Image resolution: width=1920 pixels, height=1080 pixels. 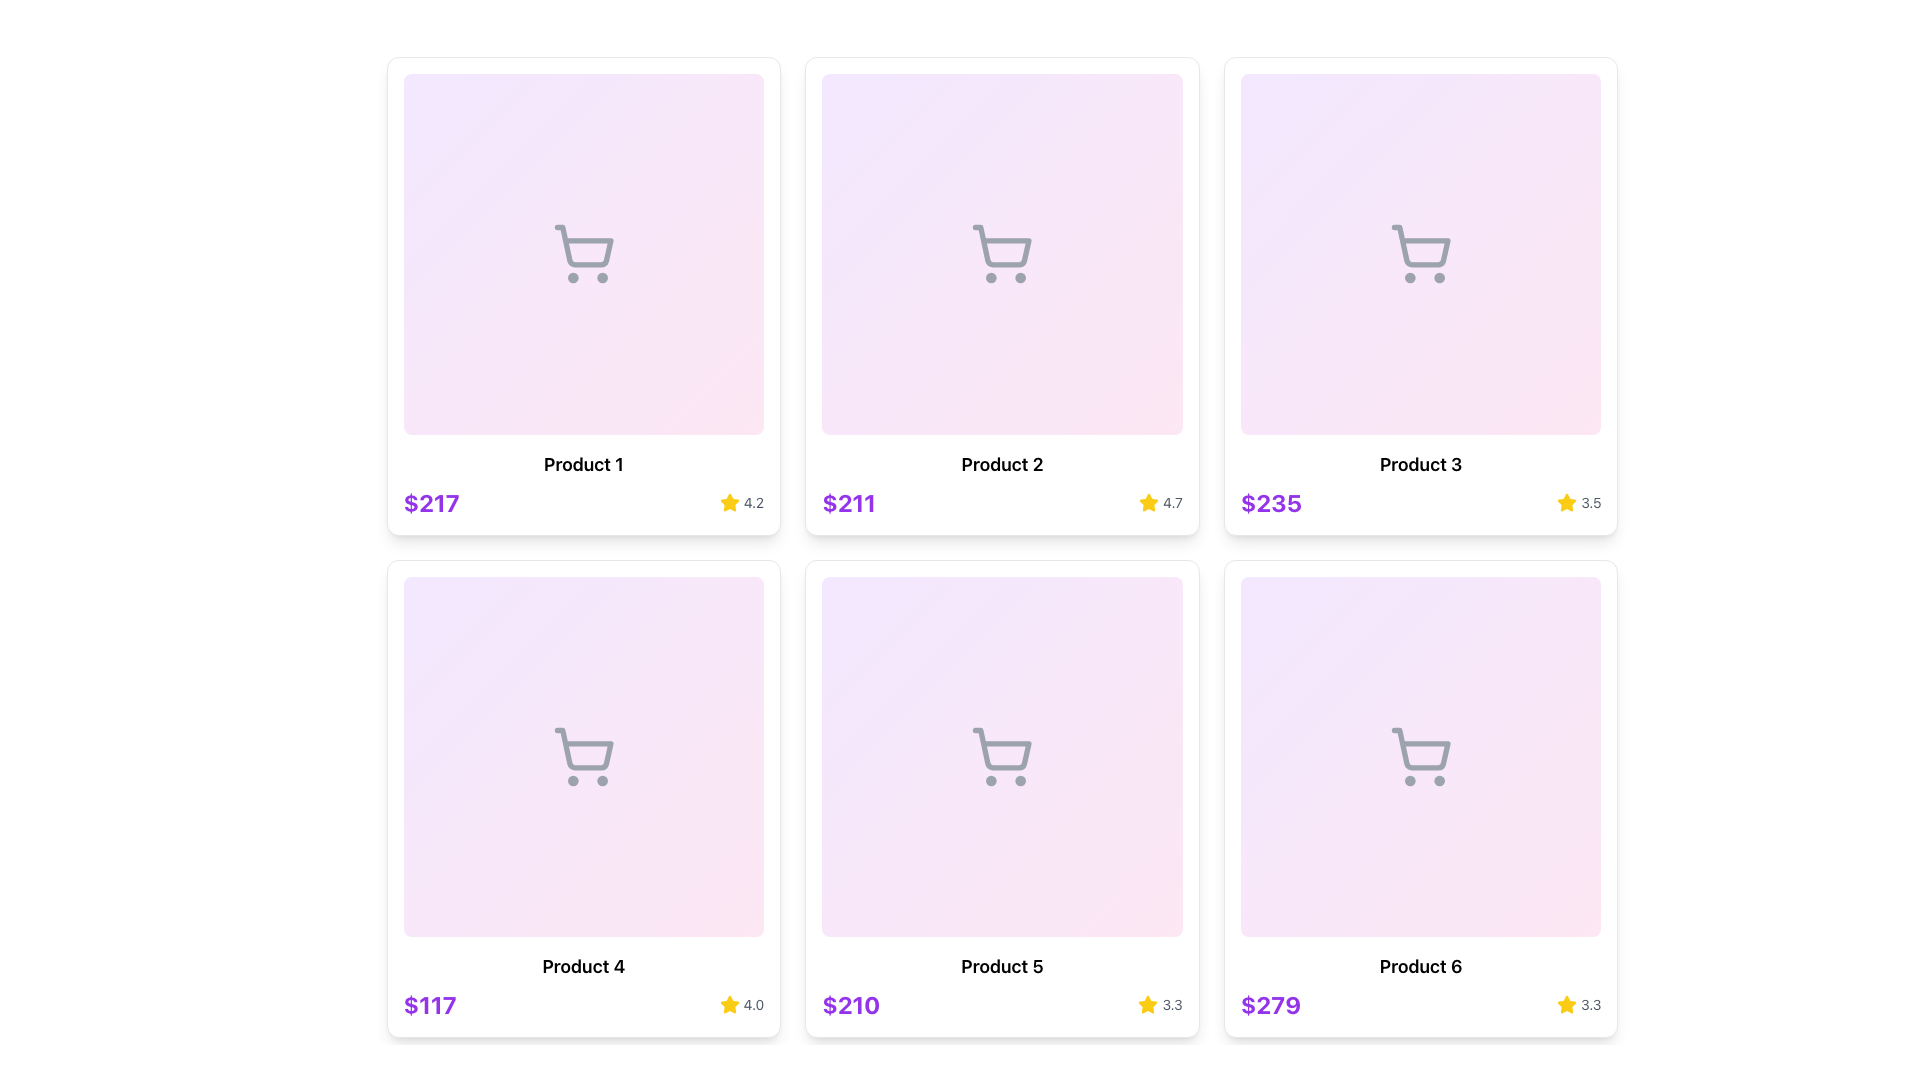 I want to click on the rating icon located in the bottom-right corner of the 'Product 5' card, adjacent to the rating value of '3.3', if it is interactive, so click(x=1147, y=1003).